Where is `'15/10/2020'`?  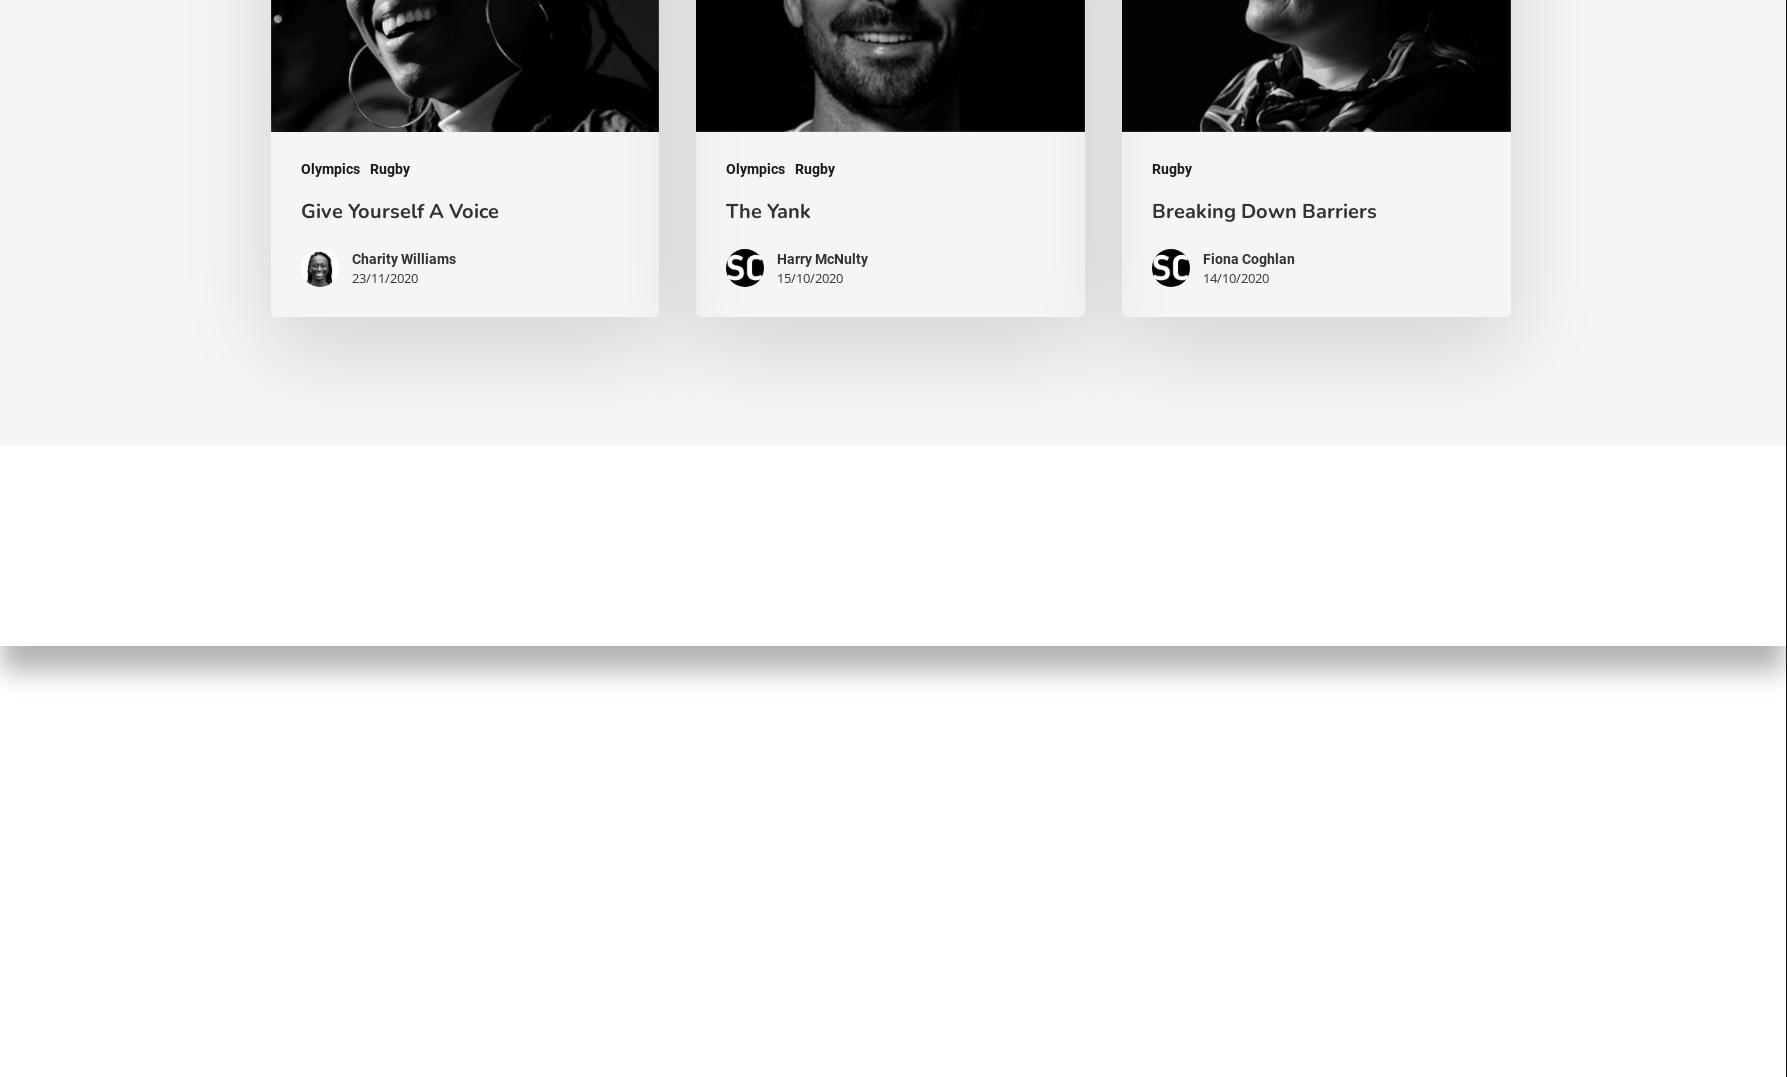
'15/10/2020' is located at coordinates (810, 276).